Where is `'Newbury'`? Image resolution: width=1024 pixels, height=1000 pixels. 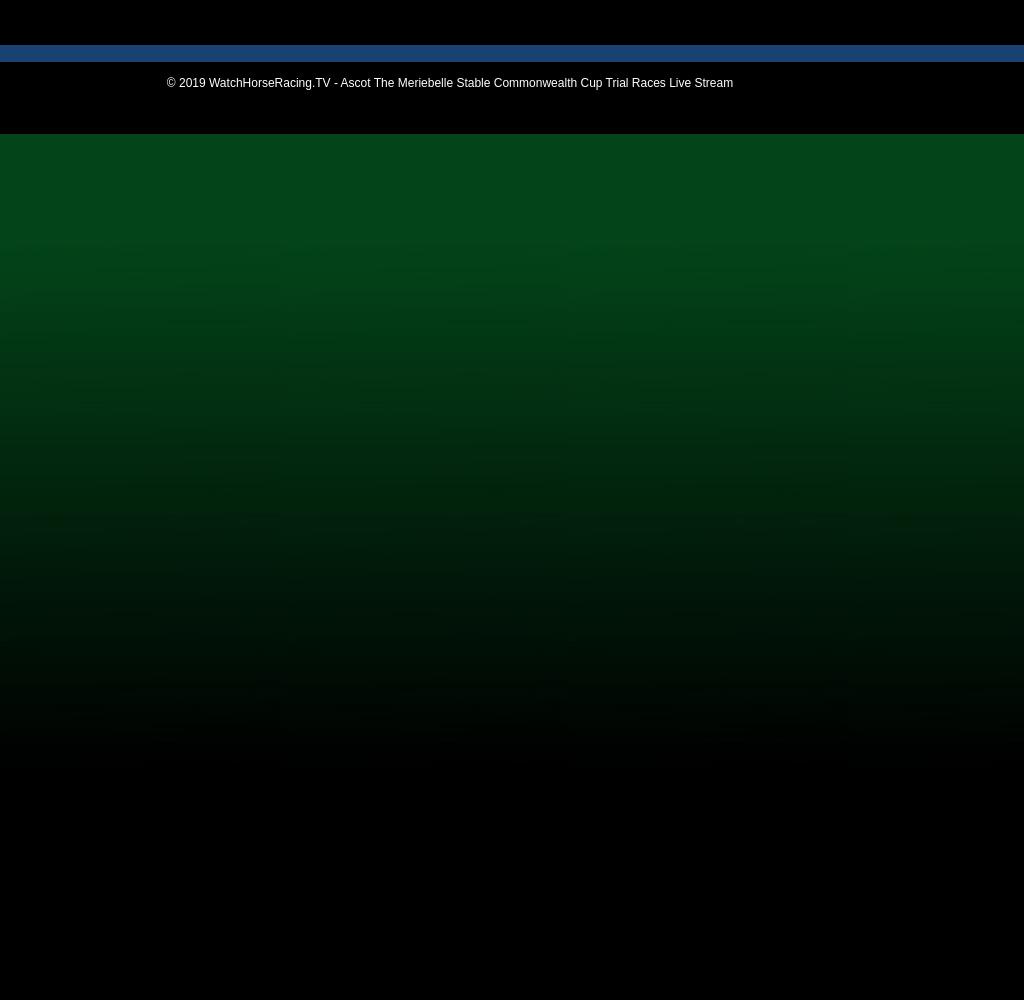
'Newbury' is located at coordinates (53, 279).